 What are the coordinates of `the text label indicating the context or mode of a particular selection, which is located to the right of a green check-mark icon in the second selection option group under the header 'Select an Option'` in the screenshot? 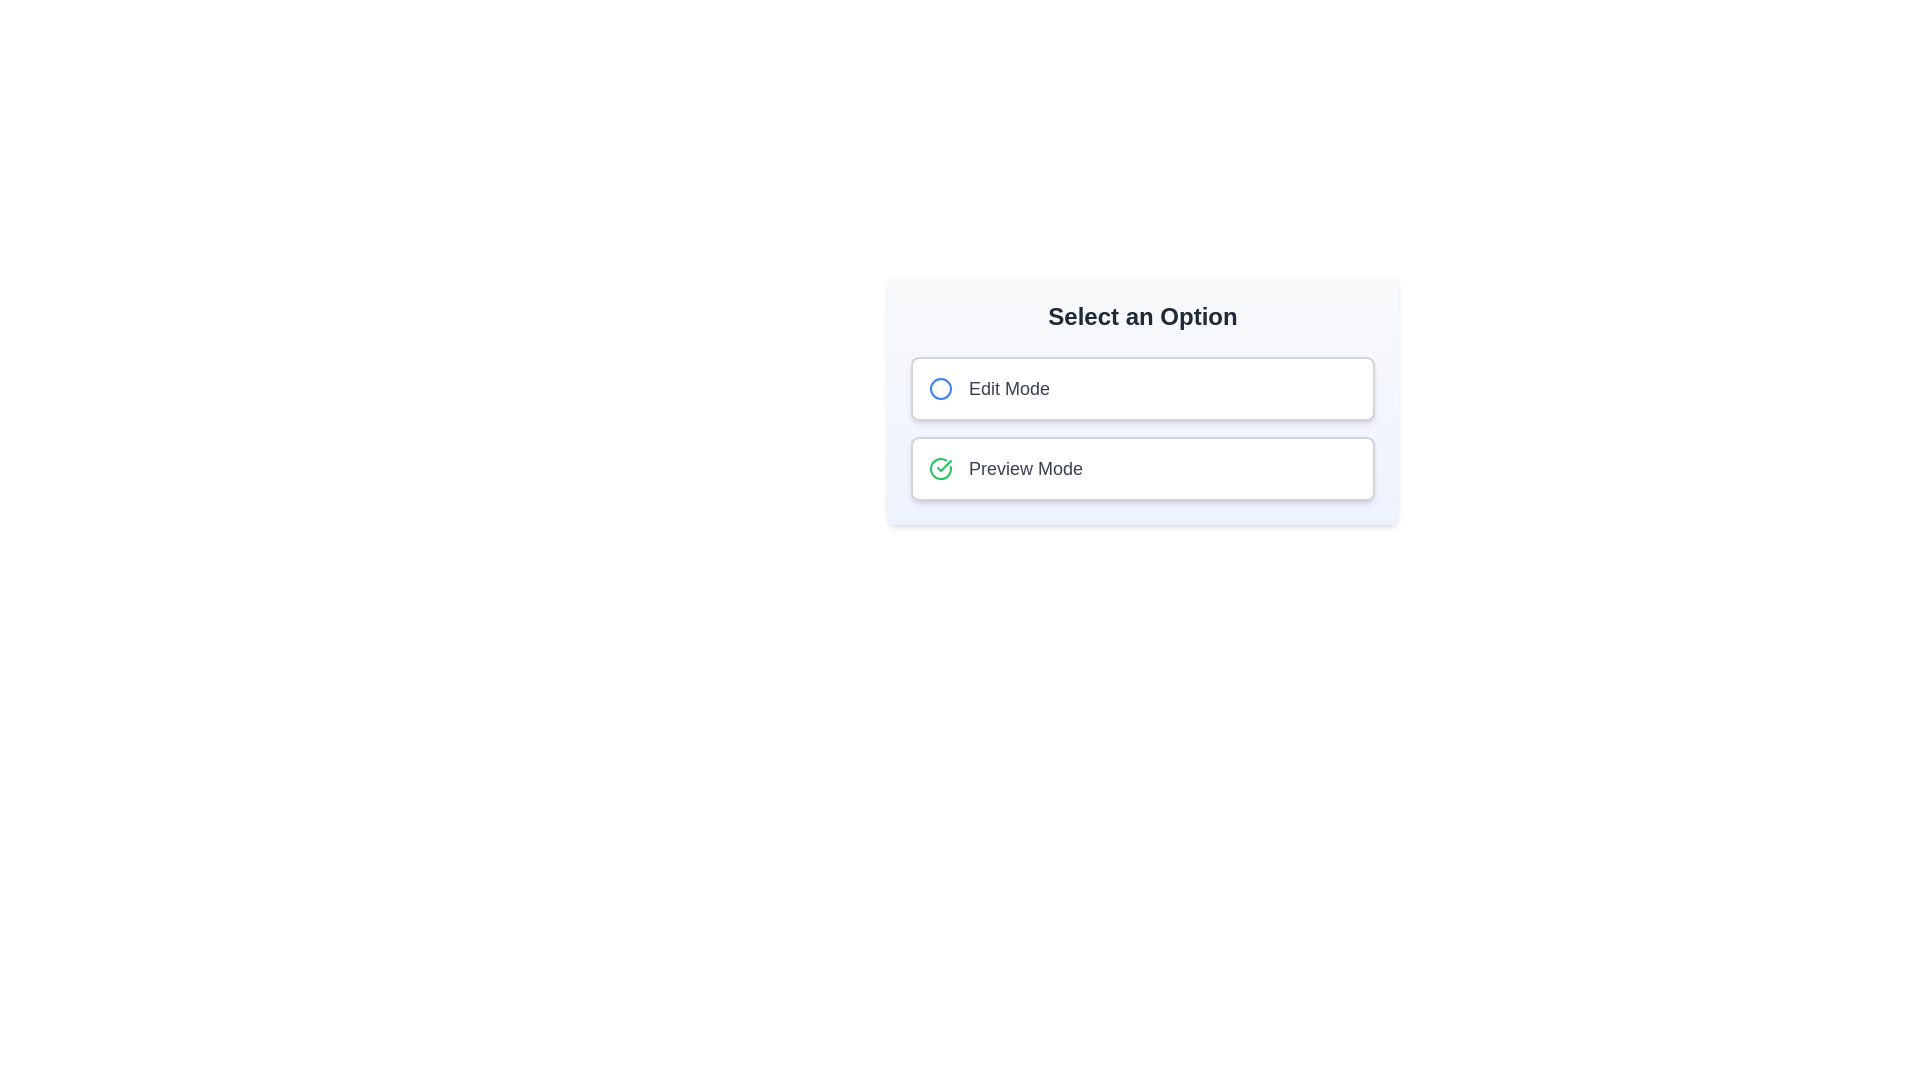 It's located at (1026, 469).